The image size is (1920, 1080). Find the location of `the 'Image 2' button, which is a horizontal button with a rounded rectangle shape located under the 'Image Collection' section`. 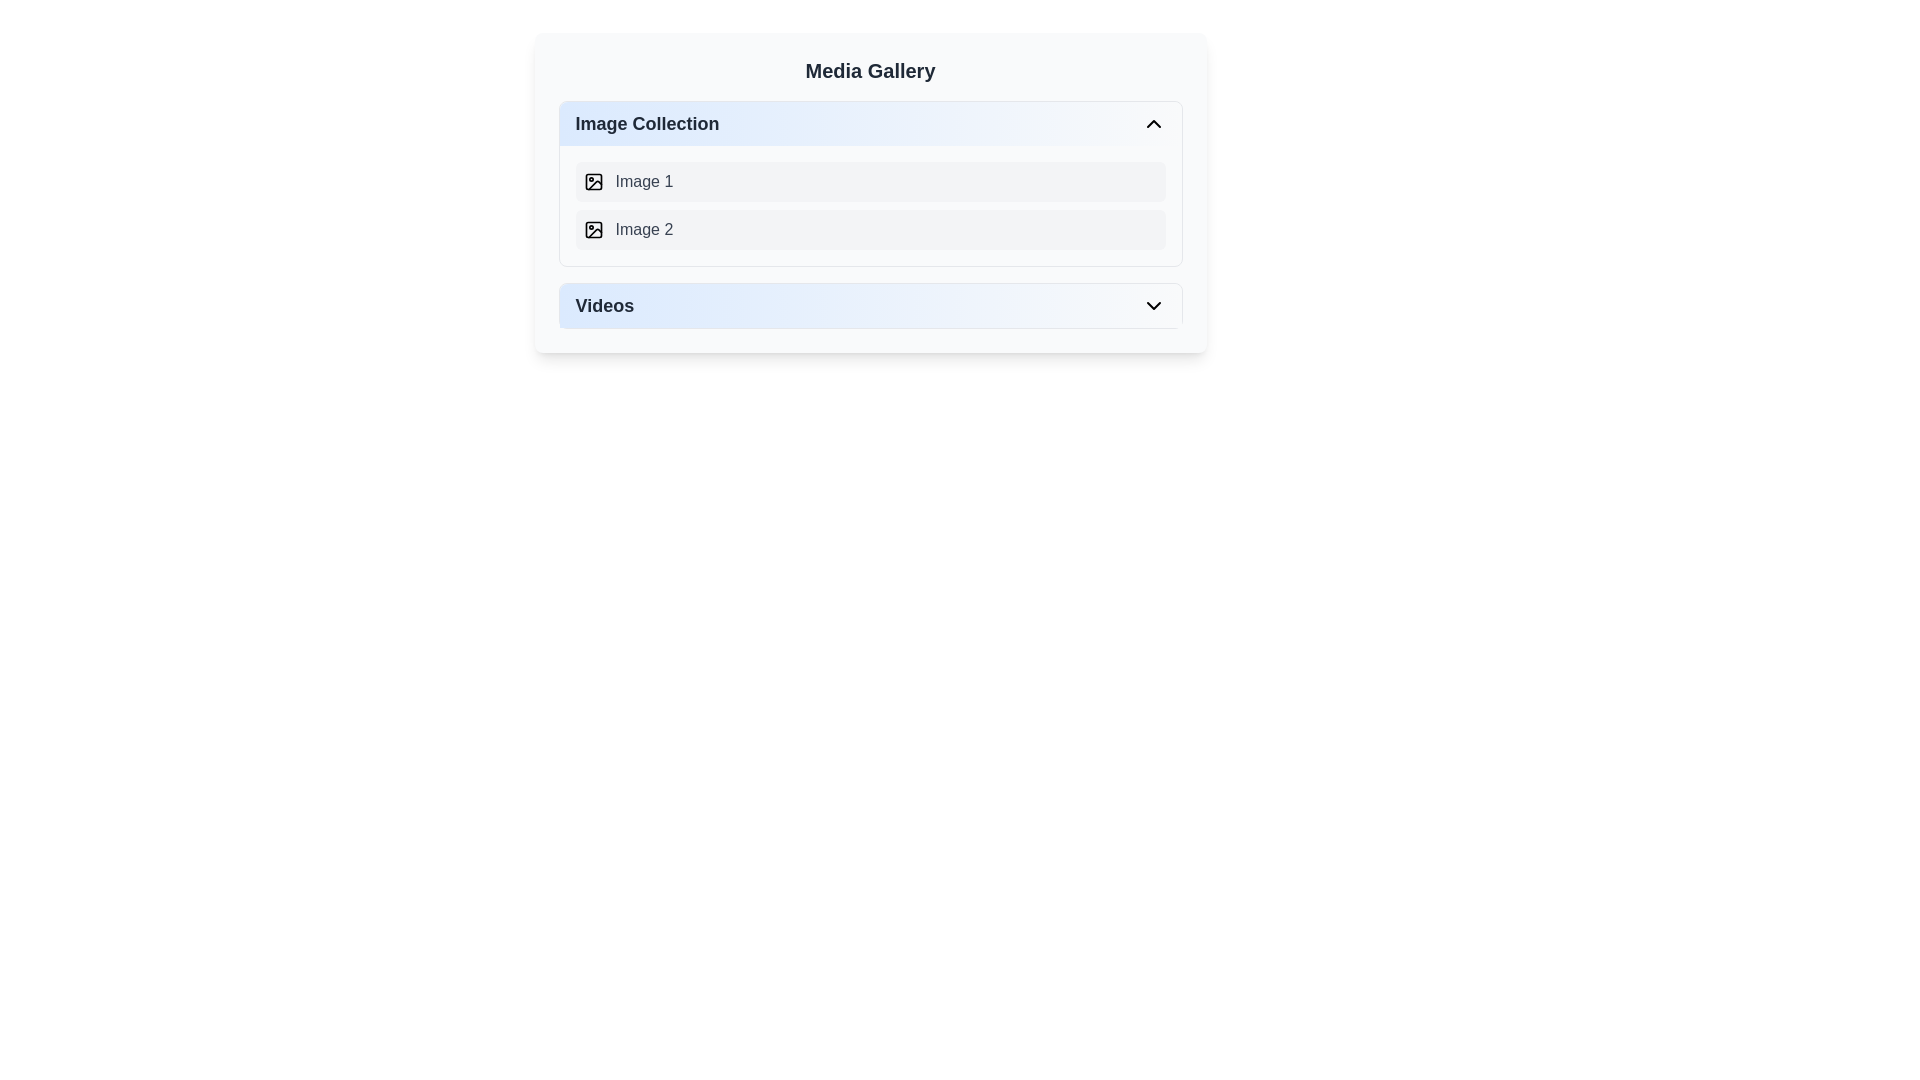

the 'Image 2' button, which is a horizontal button with a rounded rectangle shape located under the 'Image Collection' section is located at coordinates (870, 229).